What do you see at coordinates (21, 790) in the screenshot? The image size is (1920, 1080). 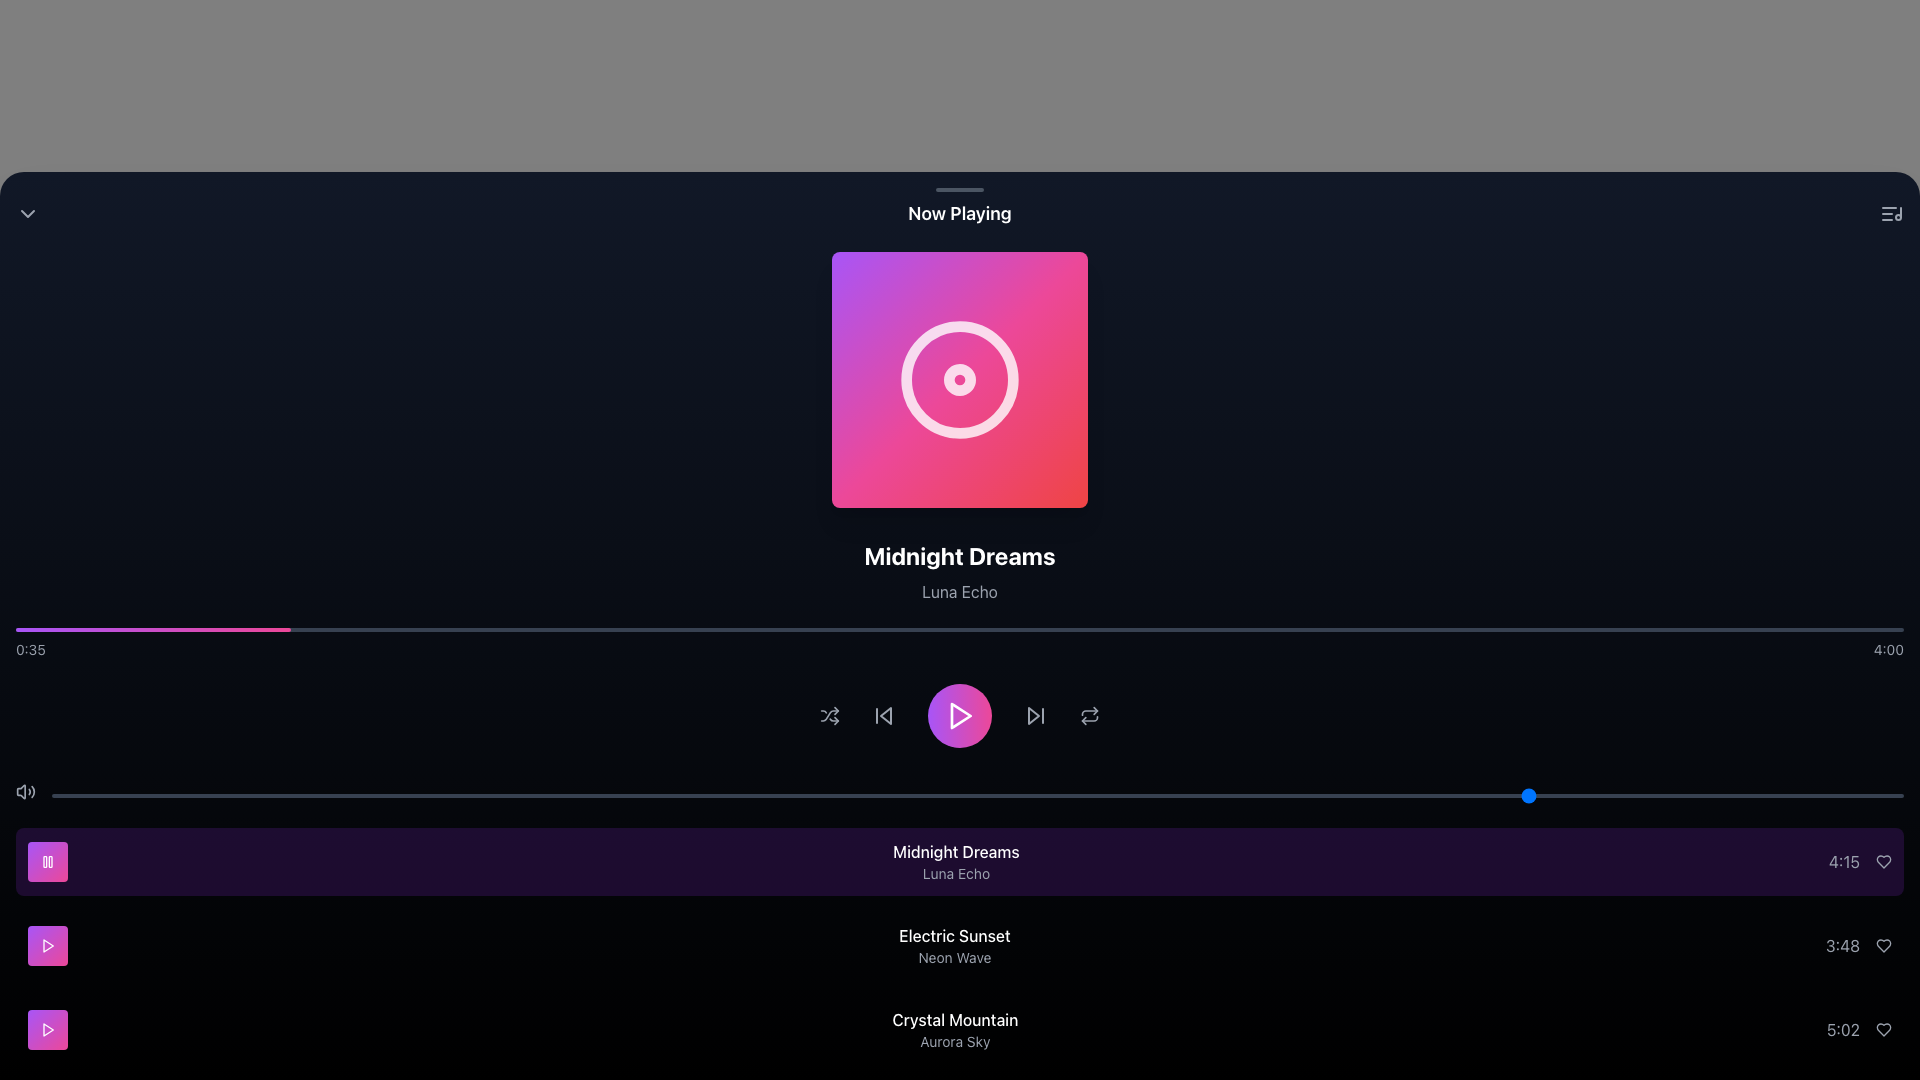 I see `the leftmost graphical SVG element of the speaker icon, which visually represents the speaker volume area` at bounding box center [21, 790].